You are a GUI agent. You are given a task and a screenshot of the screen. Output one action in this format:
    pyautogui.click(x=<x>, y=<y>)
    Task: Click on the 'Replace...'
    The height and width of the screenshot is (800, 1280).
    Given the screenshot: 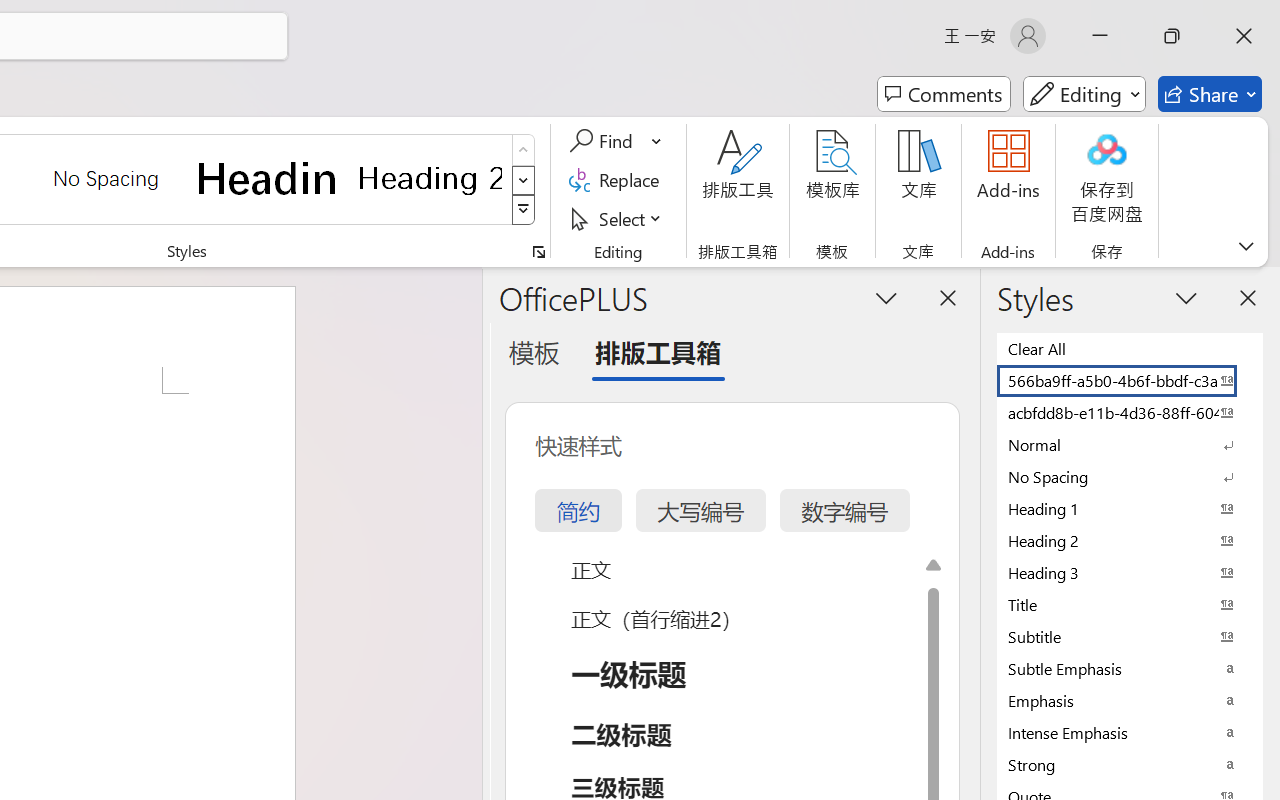 What is the action you would take?
    pyautogui.click(x=616, y=179)
    